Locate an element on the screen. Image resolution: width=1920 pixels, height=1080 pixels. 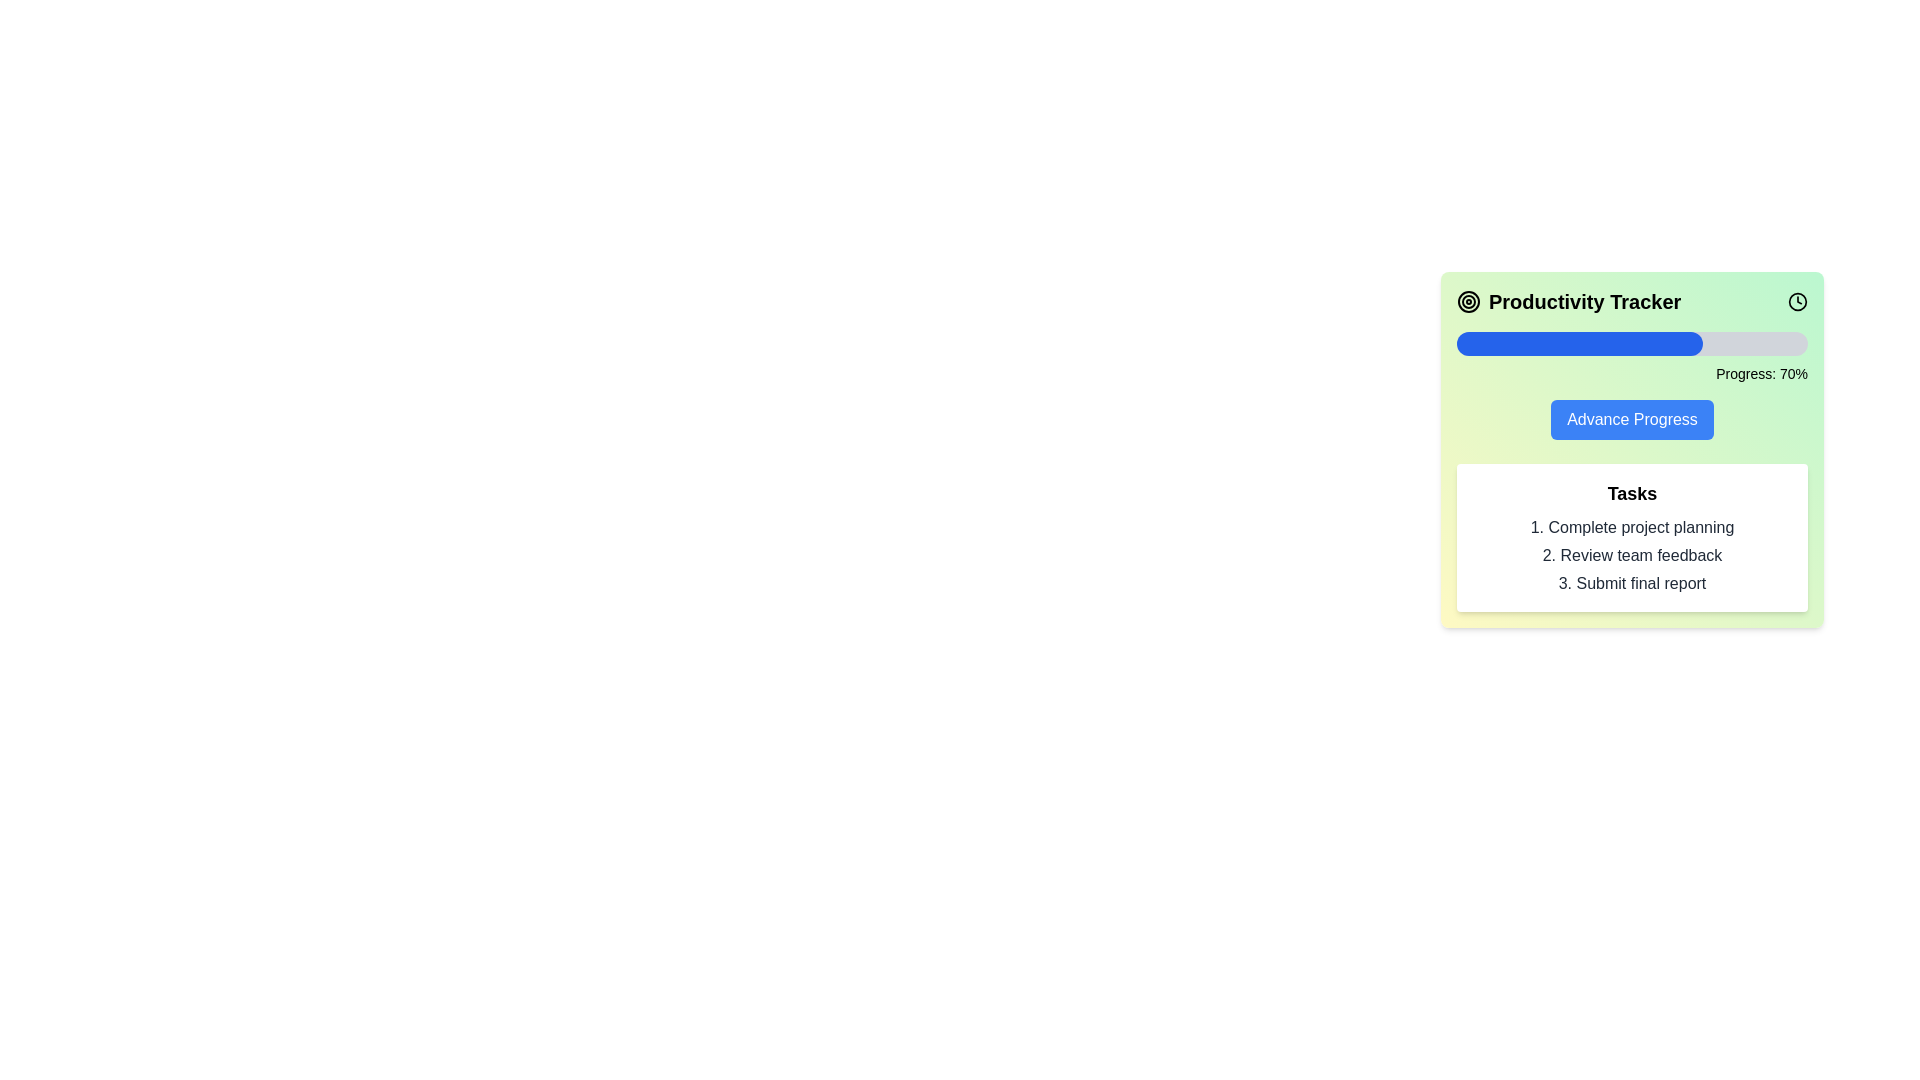
the clock icon located at the top-right corner of the 'Productivity Tracker' feature, which serves as a visual indicator for time-related aspects is located at coordinates (1798, 301).